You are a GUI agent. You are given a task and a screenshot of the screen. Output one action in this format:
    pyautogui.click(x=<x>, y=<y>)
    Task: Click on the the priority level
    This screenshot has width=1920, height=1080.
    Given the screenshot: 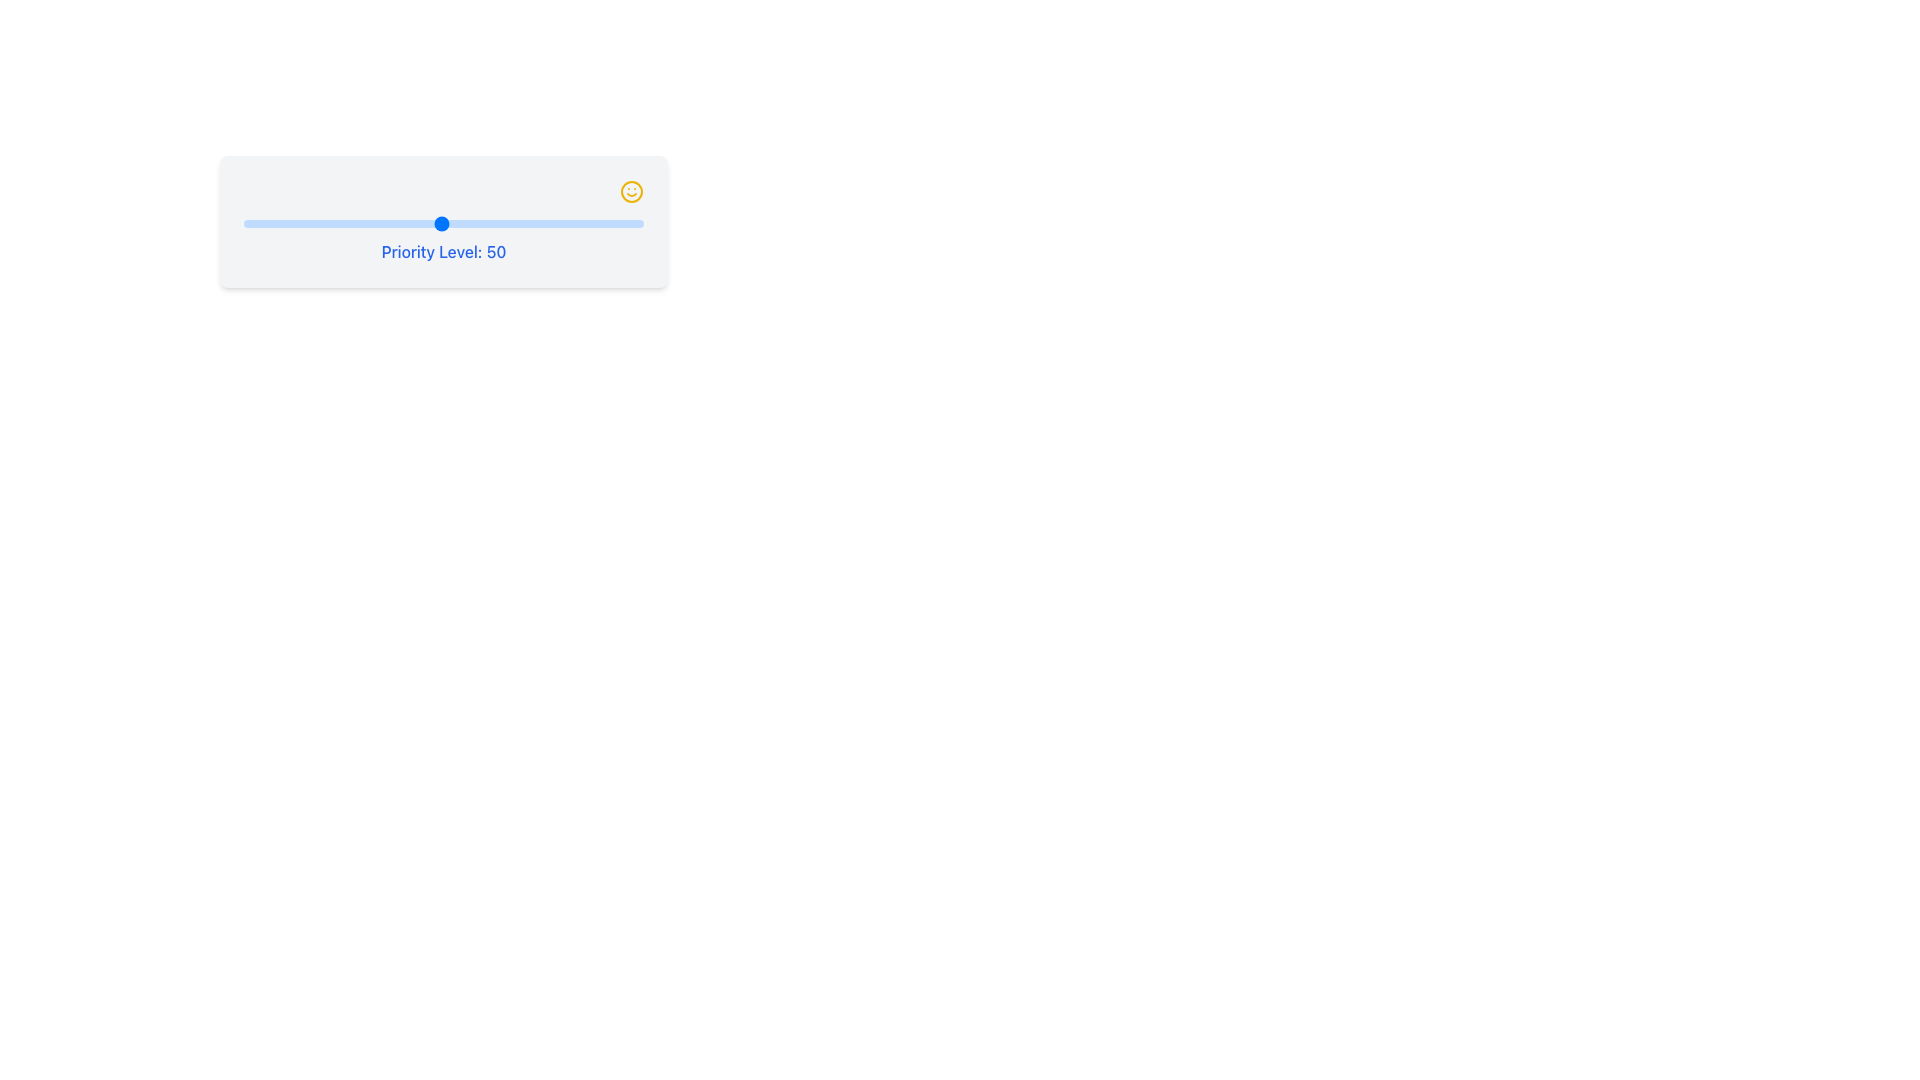 What is the action you would take?
    pyautogui.click(x=287, y=223)
    